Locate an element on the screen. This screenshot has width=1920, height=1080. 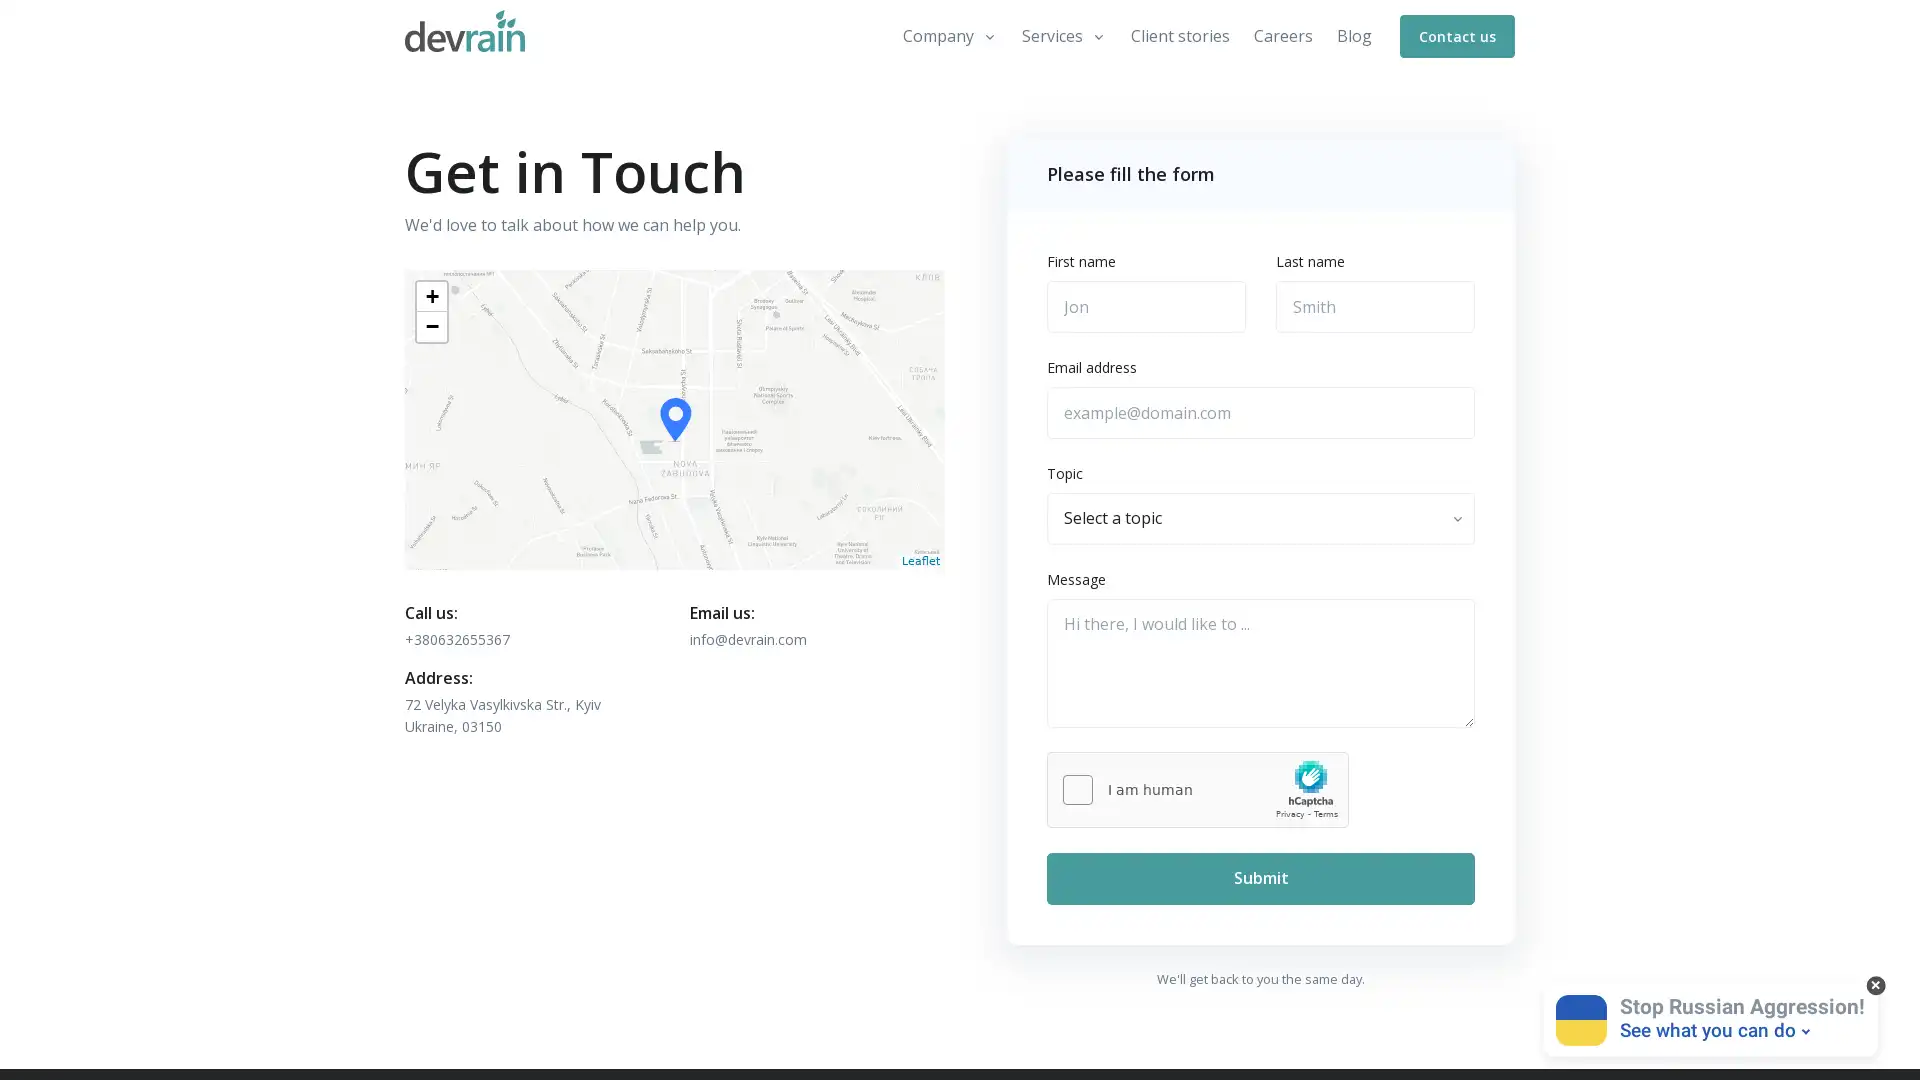
Zoom out is located at coordinates (431, 326).